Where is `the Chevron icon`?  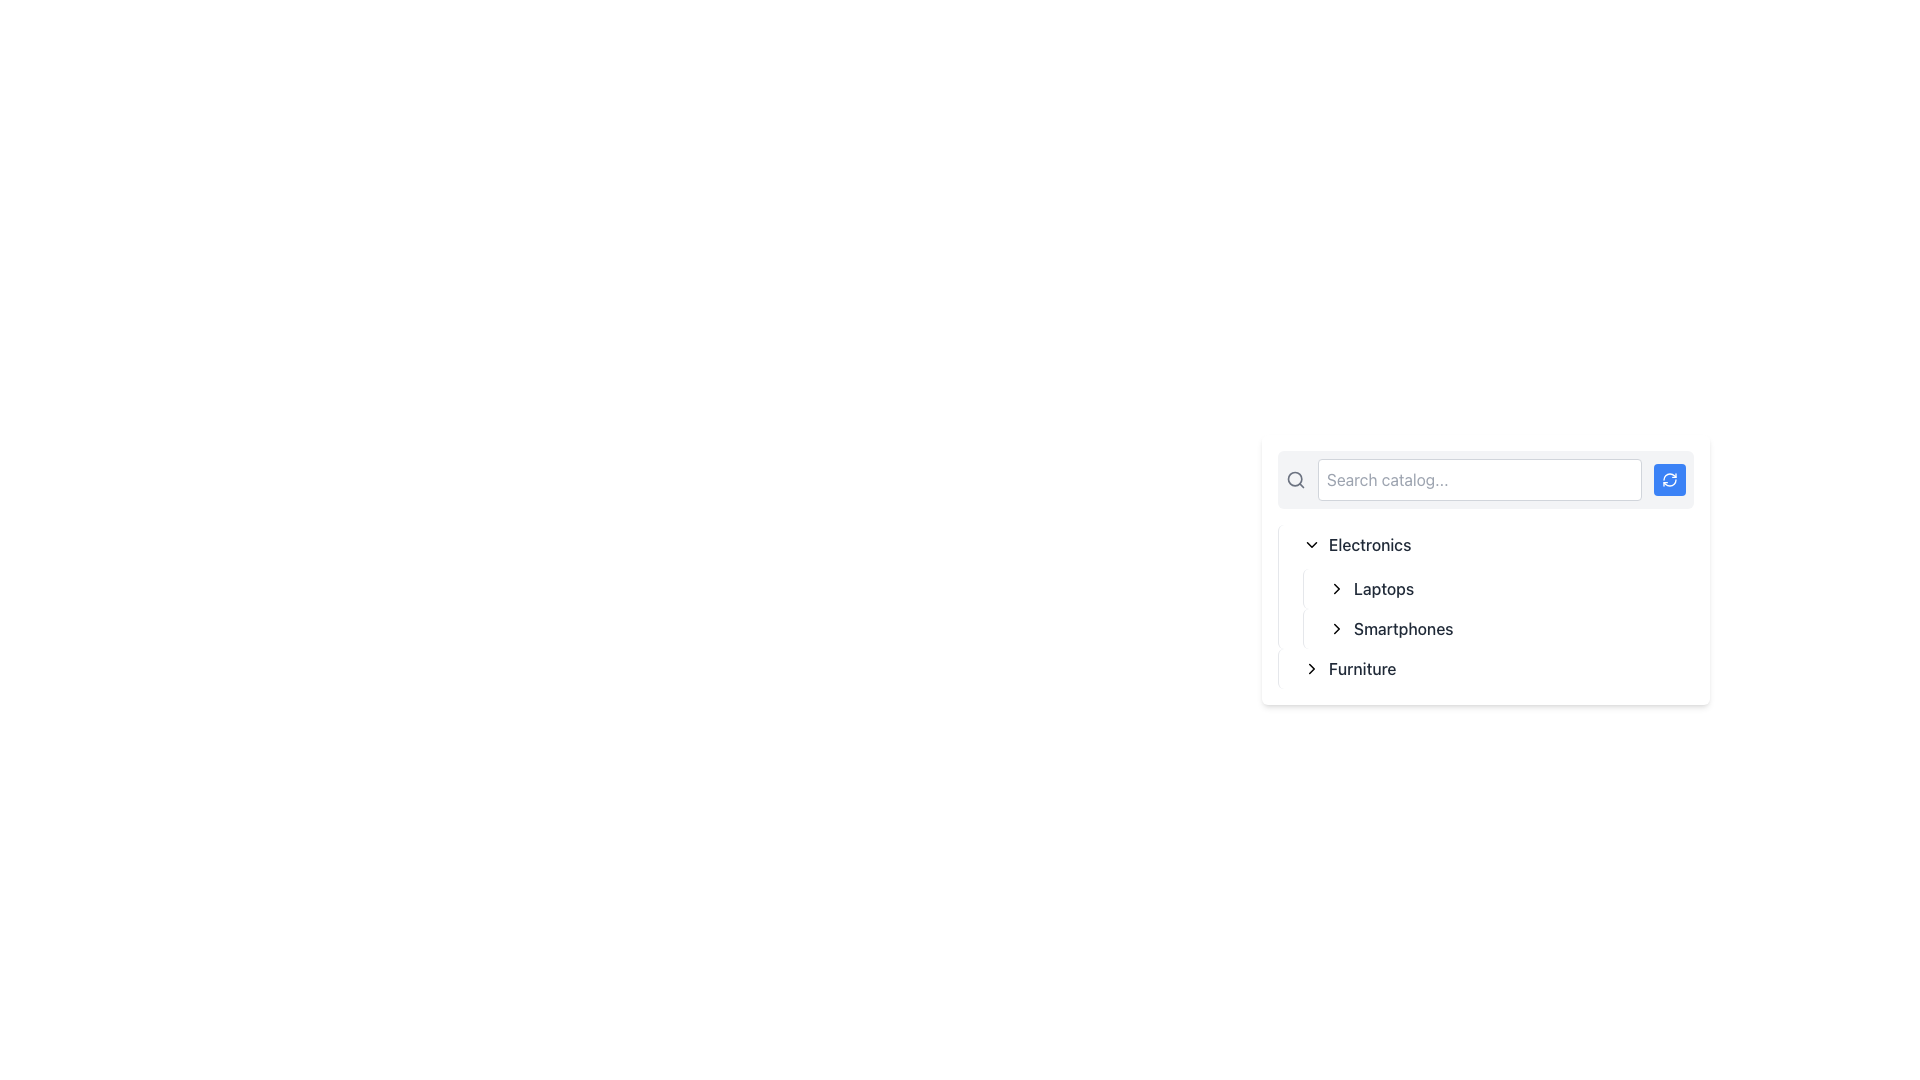 the Chevron icon is located at coordinates (1337, 627).